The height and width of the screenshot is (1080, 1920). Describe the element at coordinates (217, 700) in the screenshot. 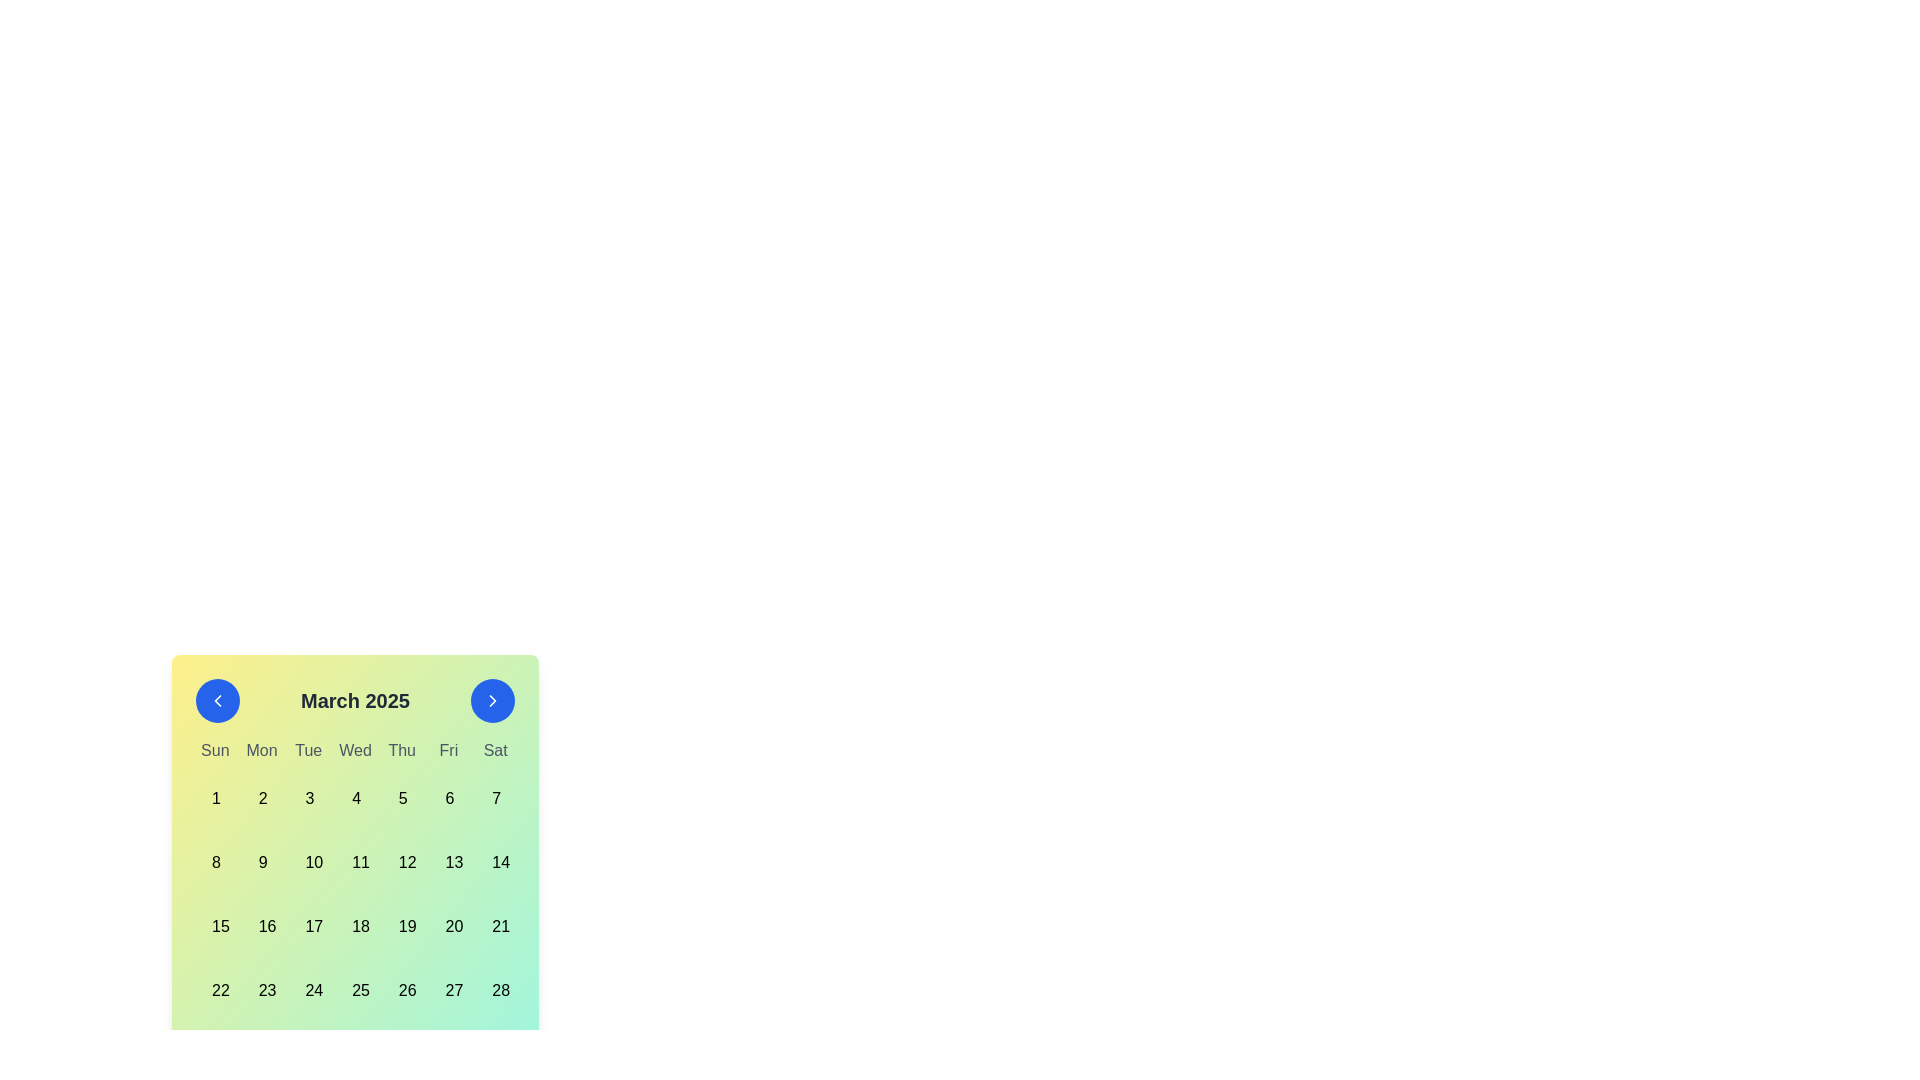

I see `the leftmost navigation button in the header bar of the date selector to apply a shadow effect` at that location.